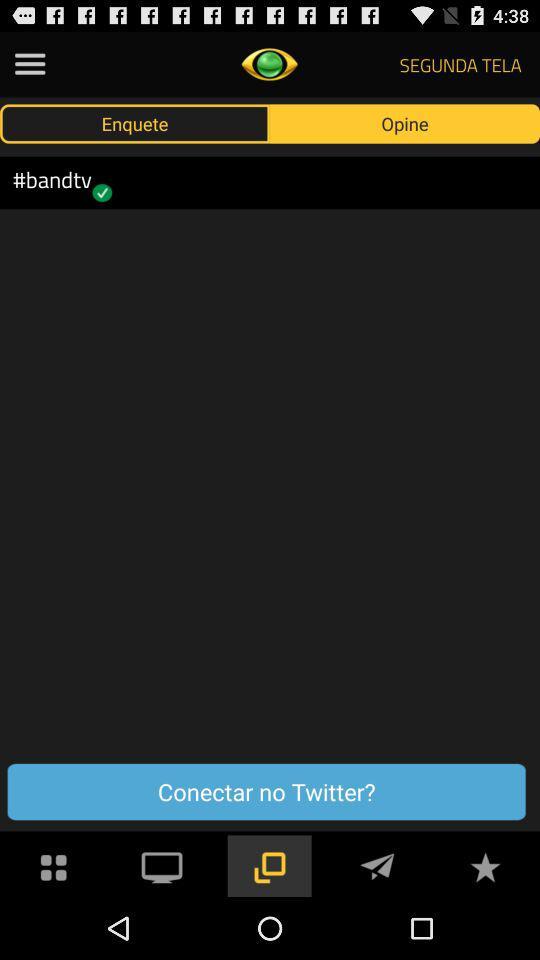 The height and width of the screenshot is (960, 540). I want to click on cast to device, so click(161, 864).